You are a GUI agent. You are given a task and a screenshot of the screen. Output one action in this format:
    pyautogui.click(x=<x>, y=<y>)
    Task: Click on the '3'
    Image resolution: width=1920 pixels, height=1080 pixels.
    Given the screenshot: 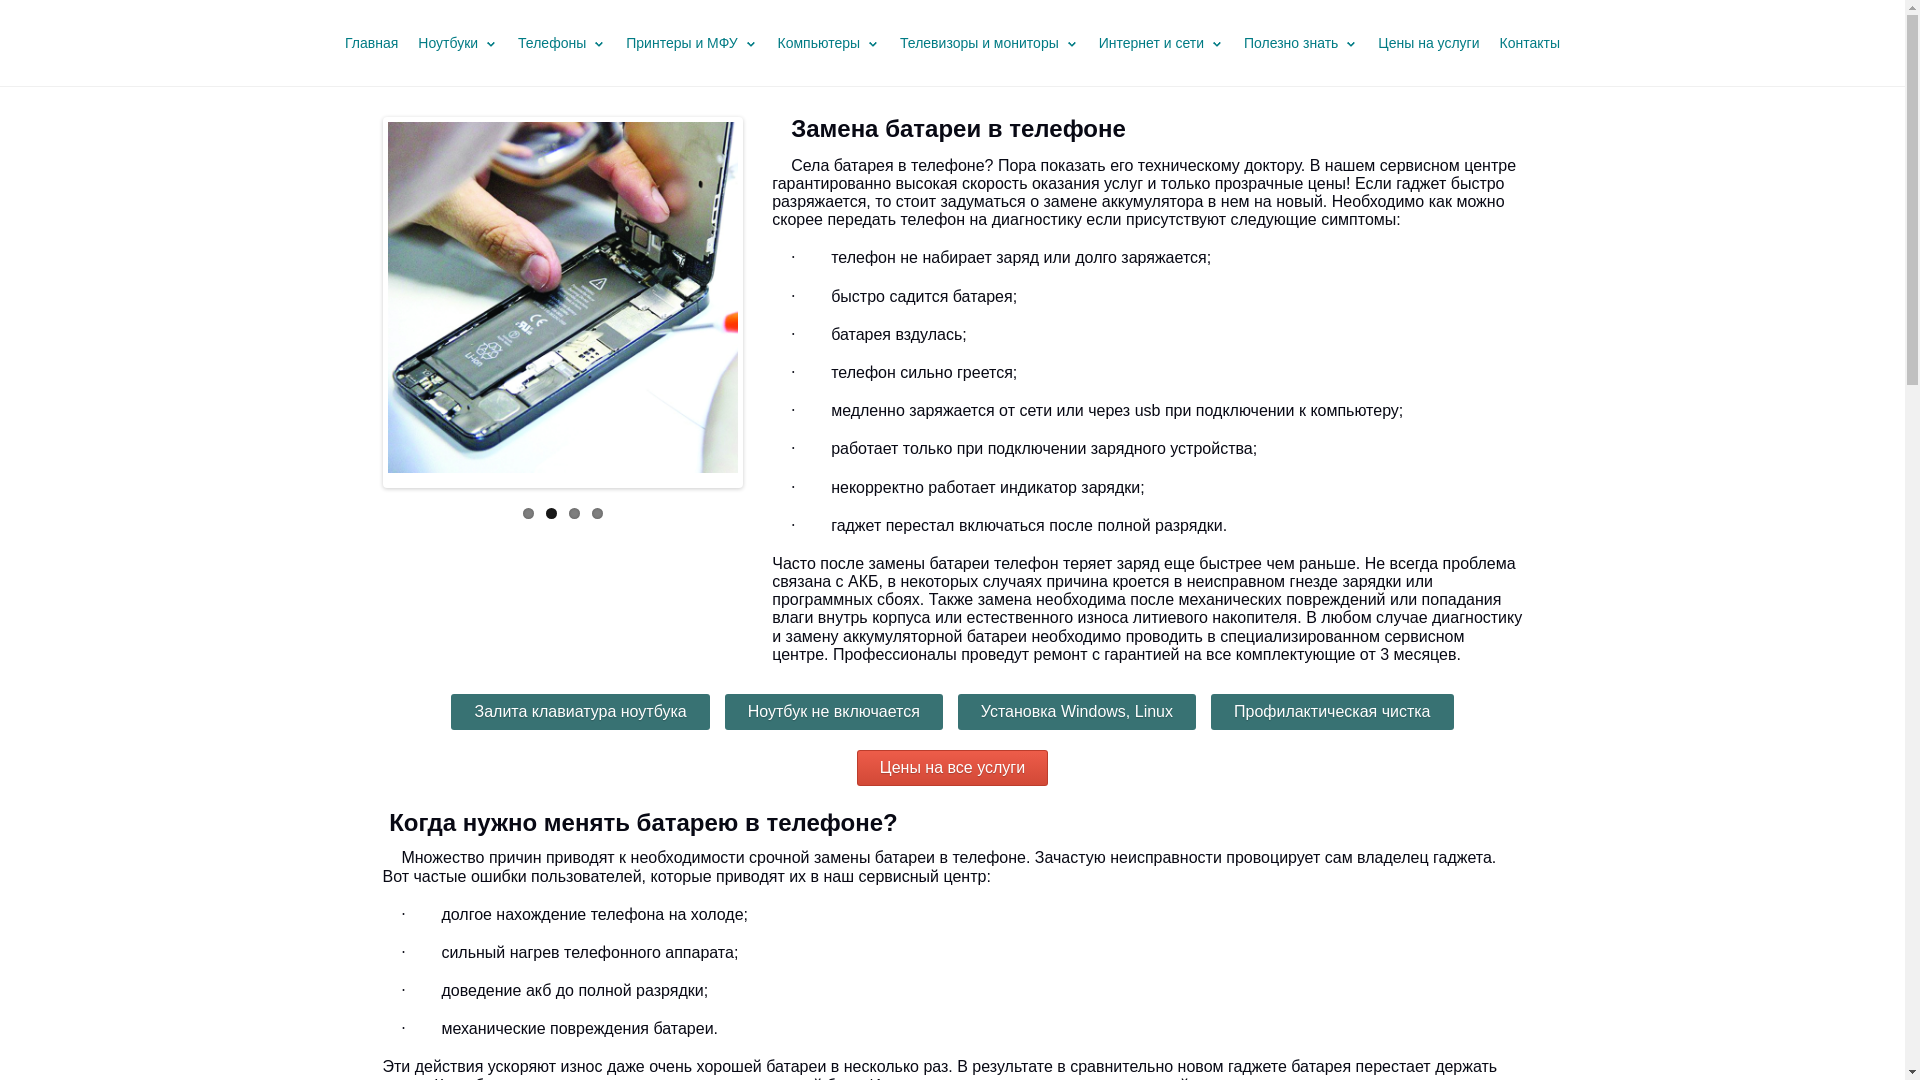 What is the action you would take?
    pyautogui.click(x=573, y=512)
    